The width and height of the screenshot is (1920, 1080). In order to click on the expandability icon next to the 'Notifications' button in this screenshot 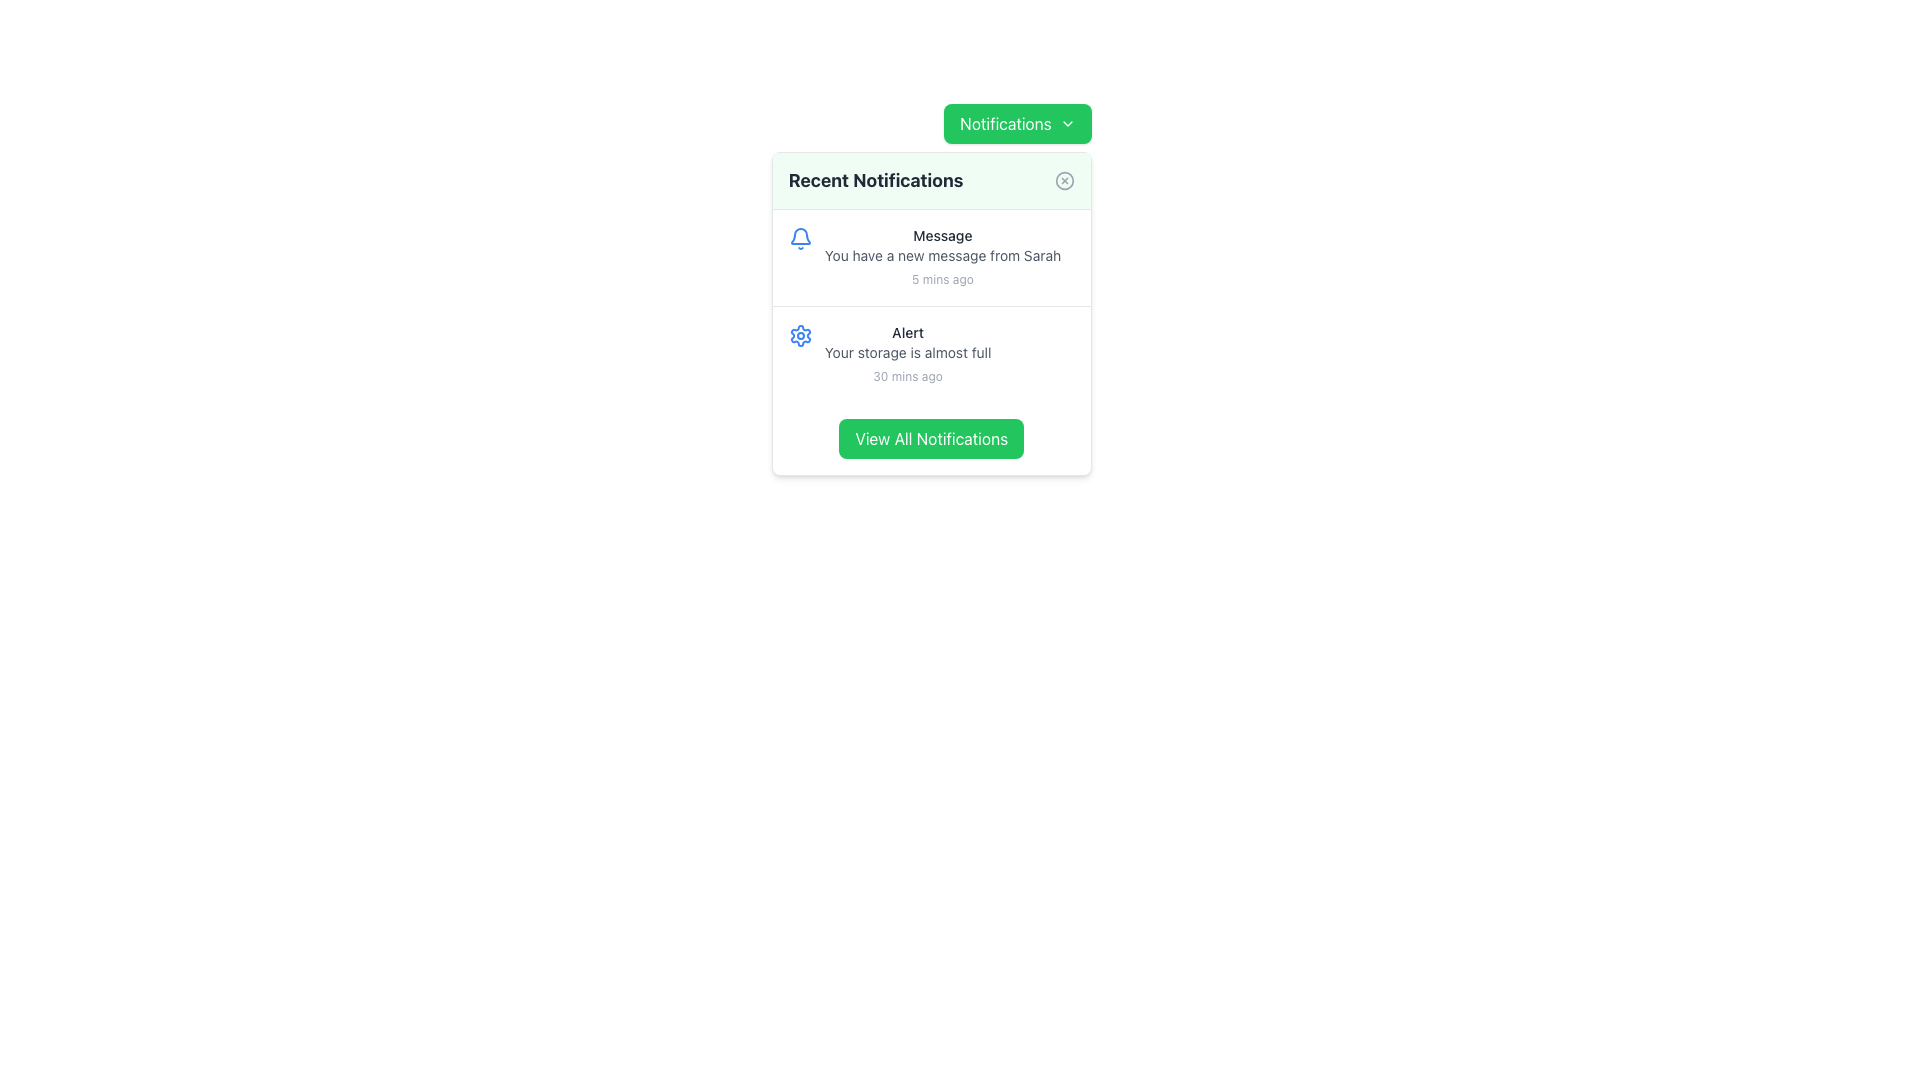, I will do `click(1066, 123)`.